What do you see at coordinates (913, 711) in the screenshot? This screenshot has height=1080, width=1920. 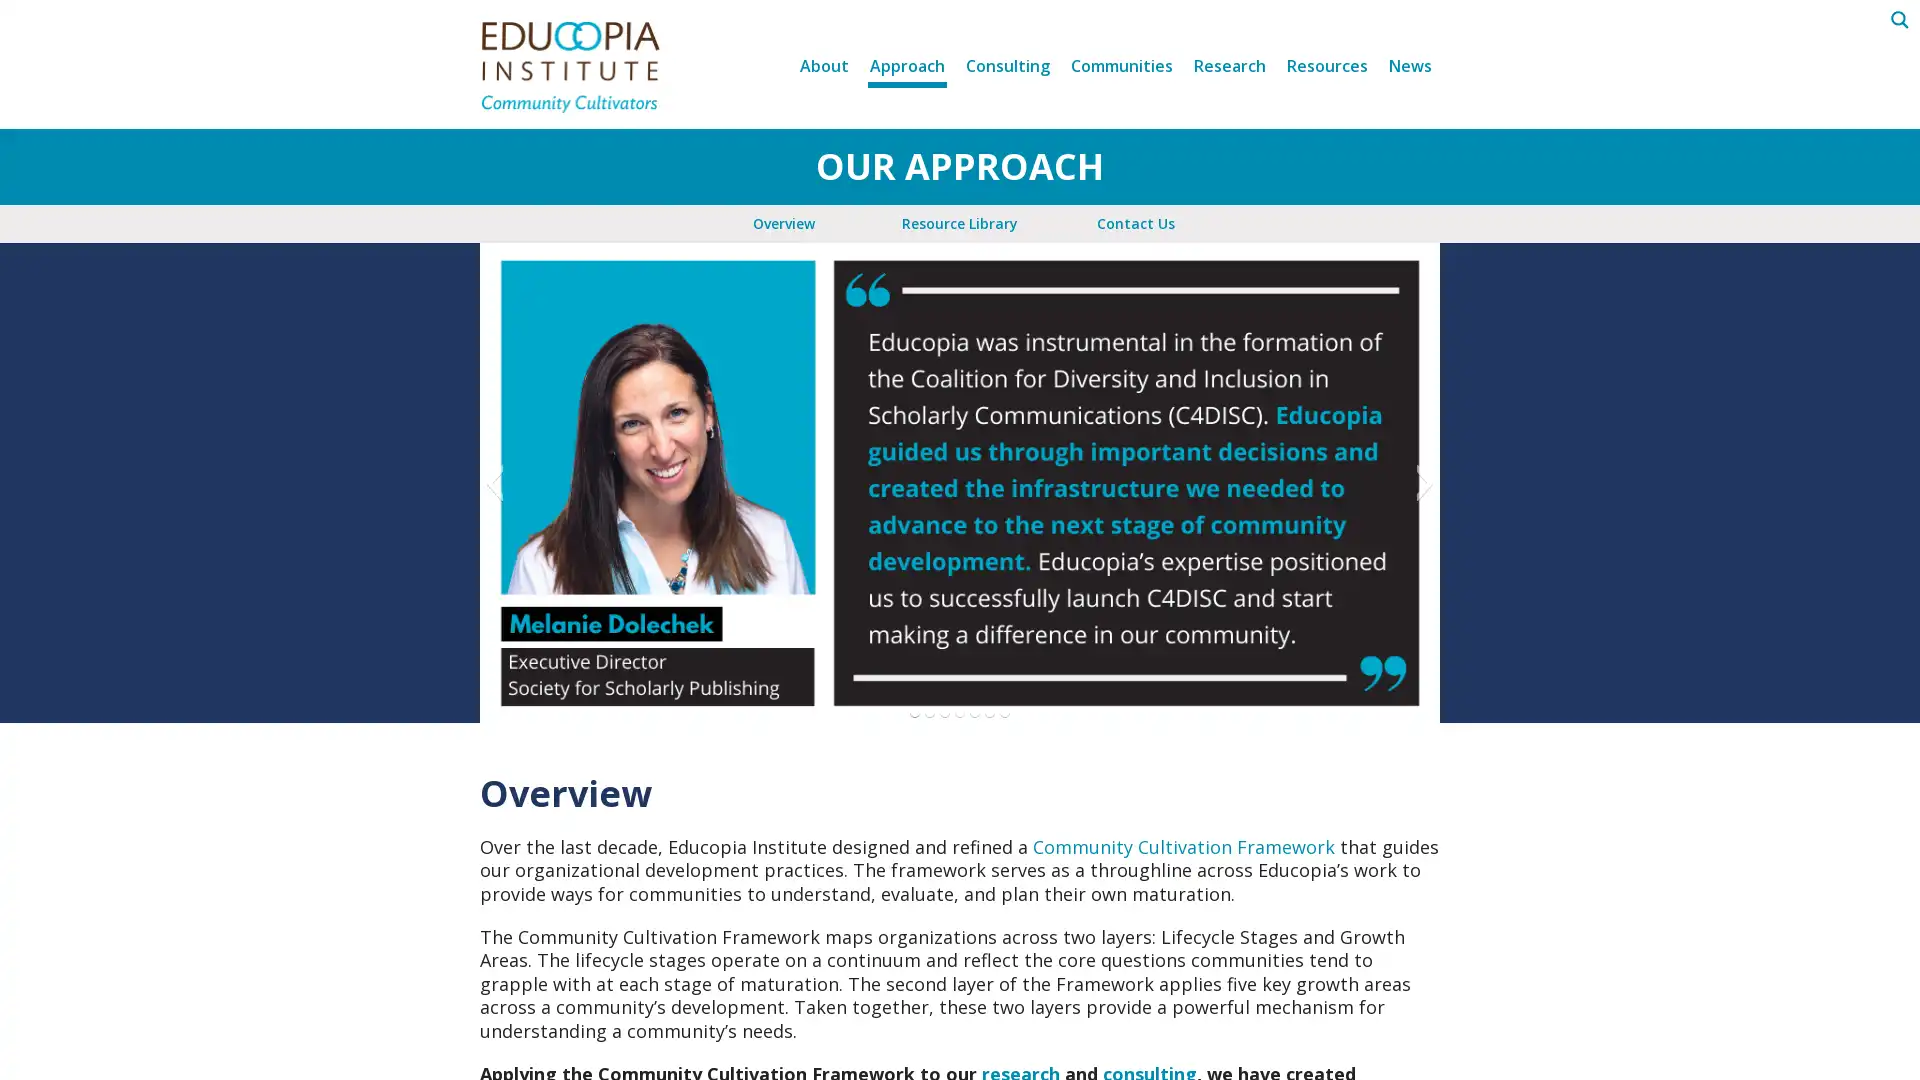 I see `Go to slide 1` at bounding box center [913, 711].